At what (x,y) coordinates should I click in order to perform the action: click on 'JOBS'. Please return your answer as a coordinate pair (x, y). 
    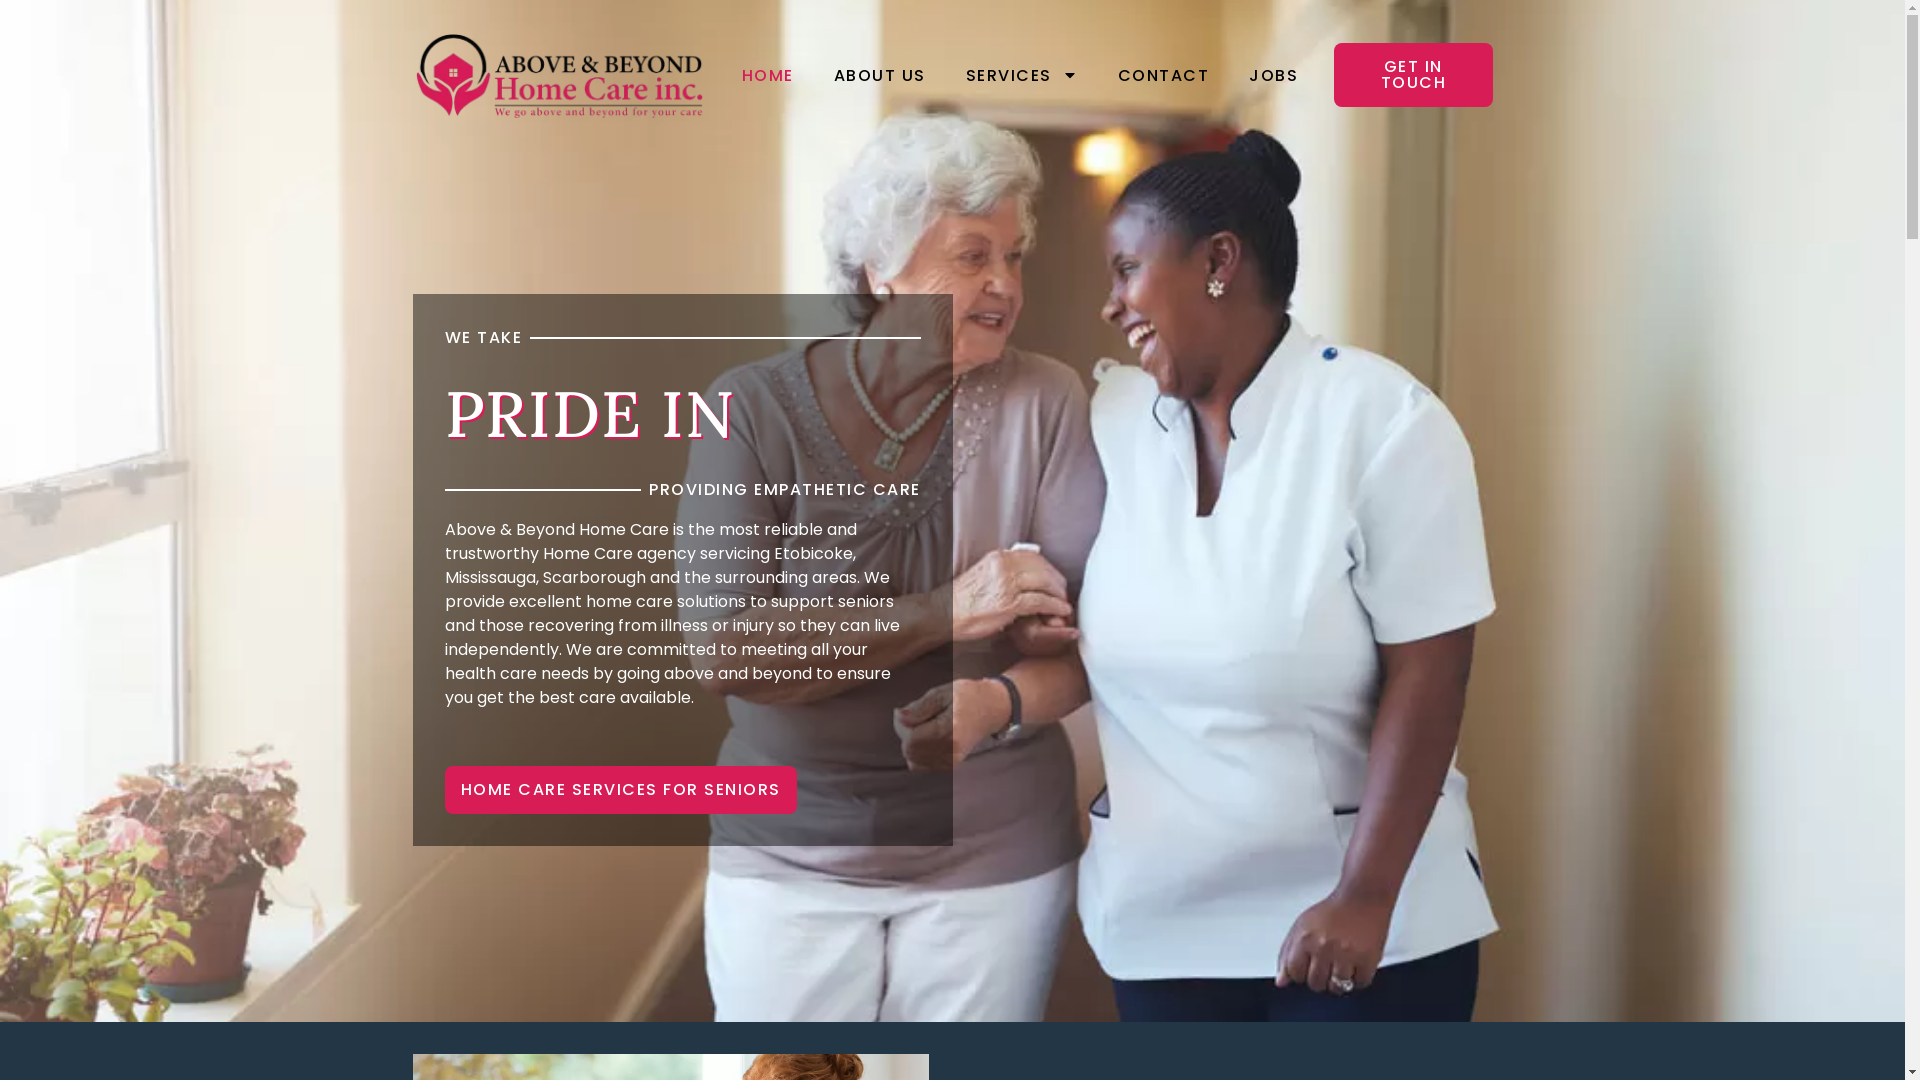
    Looking at the image, I should click on (1227, 74).